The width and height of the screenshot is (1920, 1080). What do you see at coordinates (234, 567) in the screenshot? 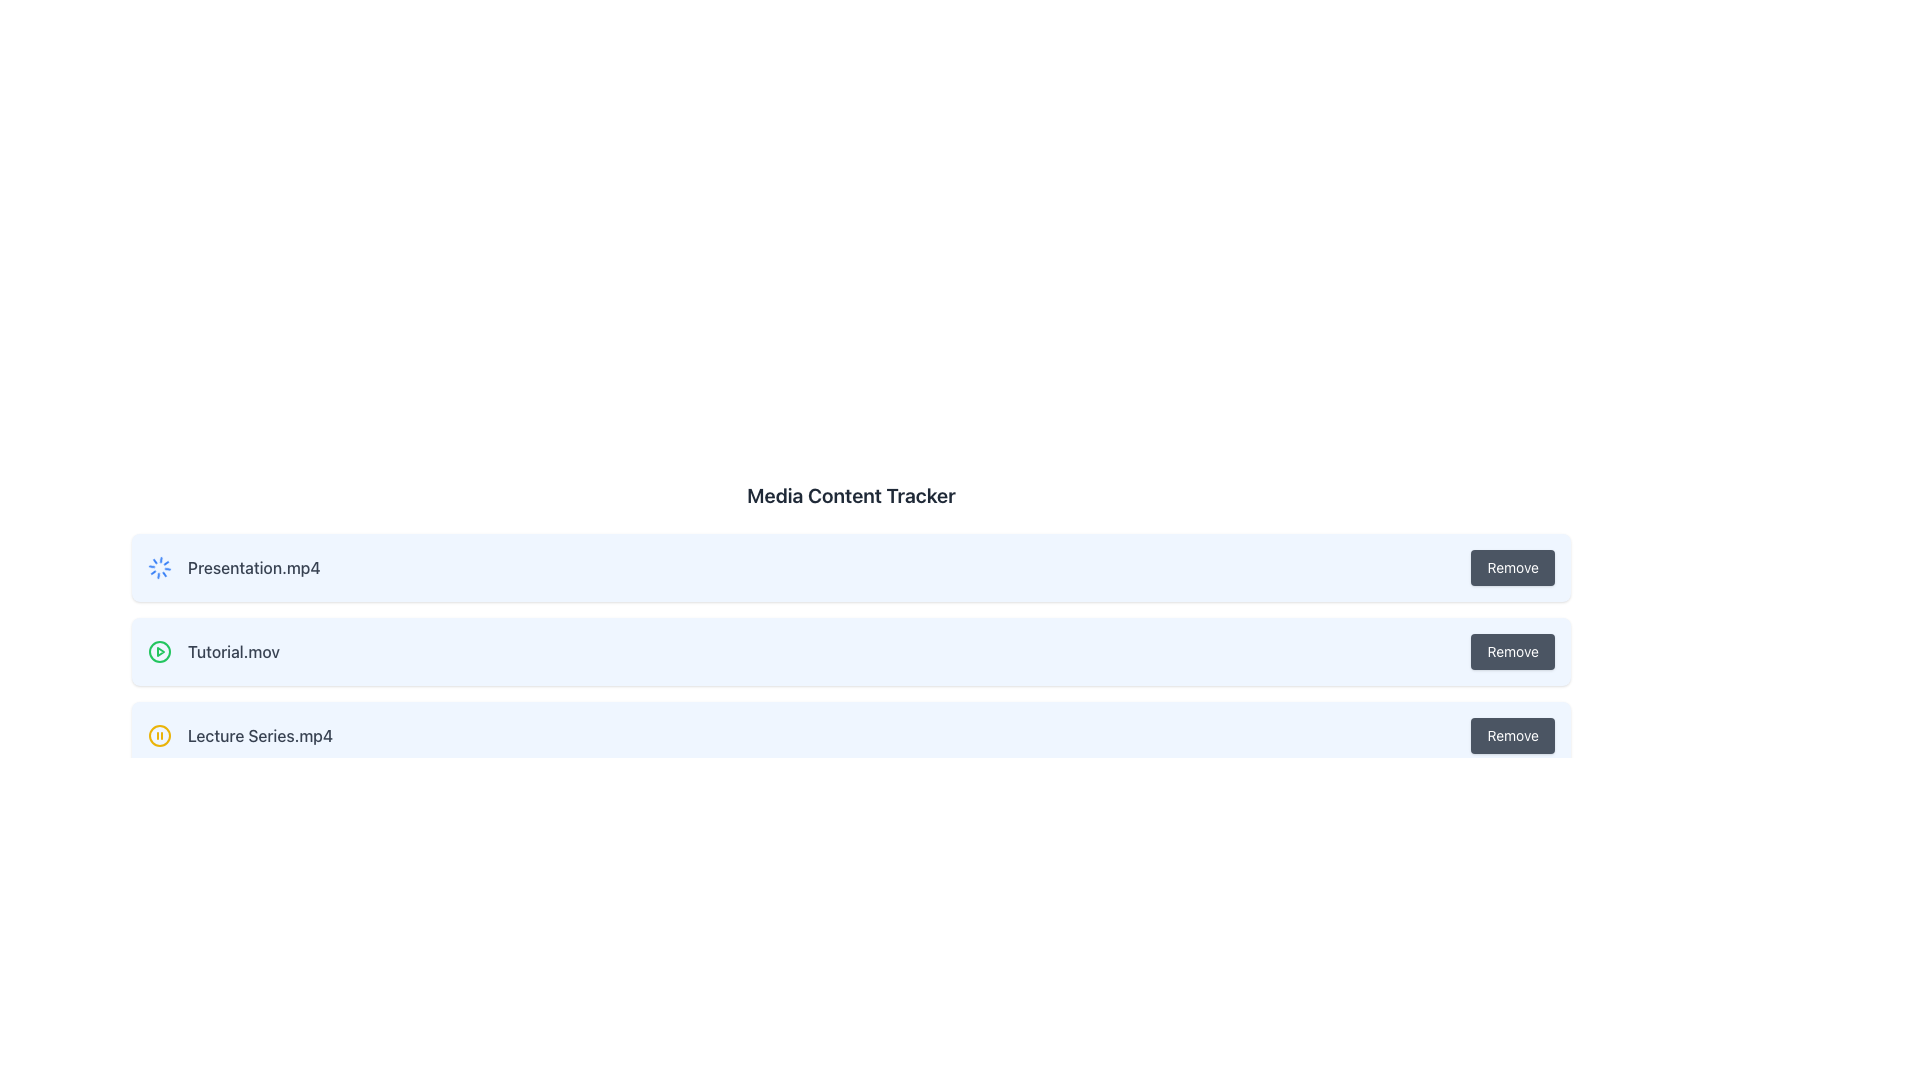
I see `the loading indicator label for the 'Presentation.mp4' item, located in the first row of a vertically stacked list, in the left portion of the row` at bounding box center [234, 567].